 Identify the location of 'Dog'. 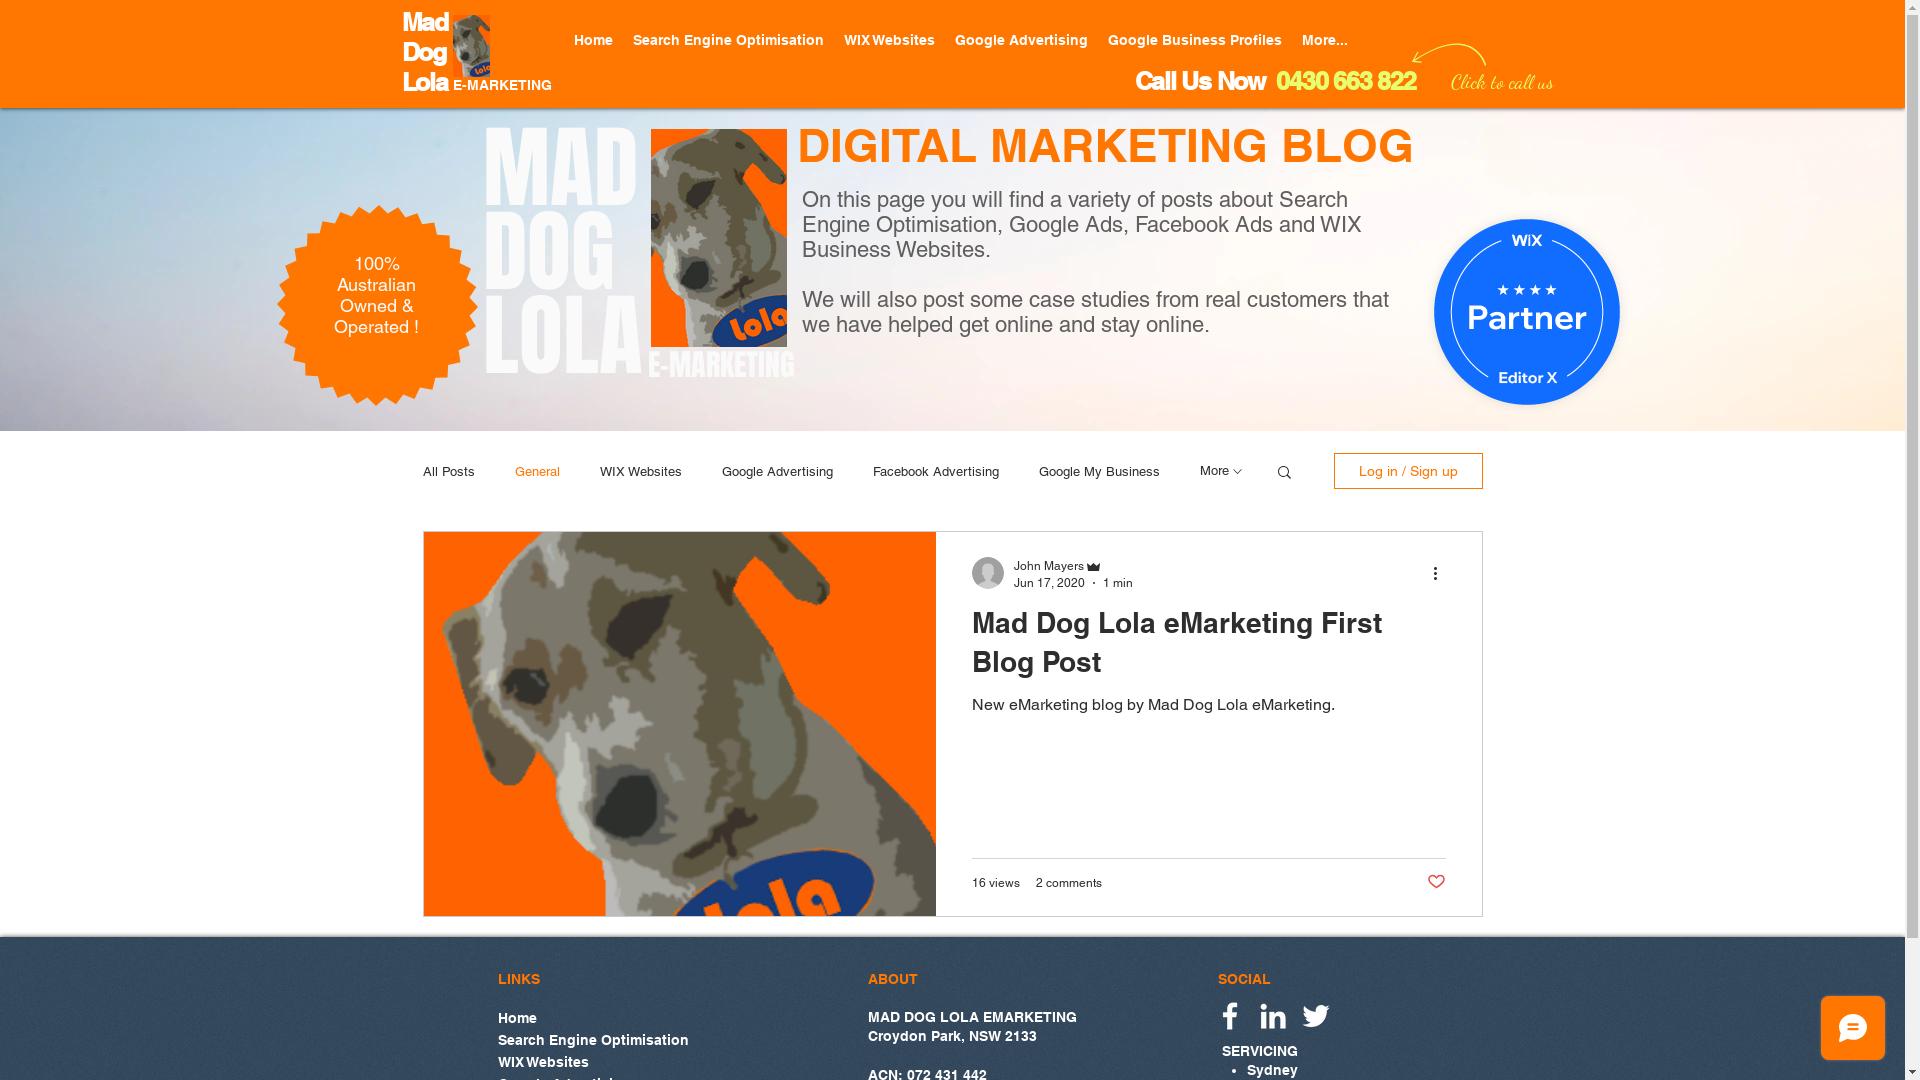
(422, 51).